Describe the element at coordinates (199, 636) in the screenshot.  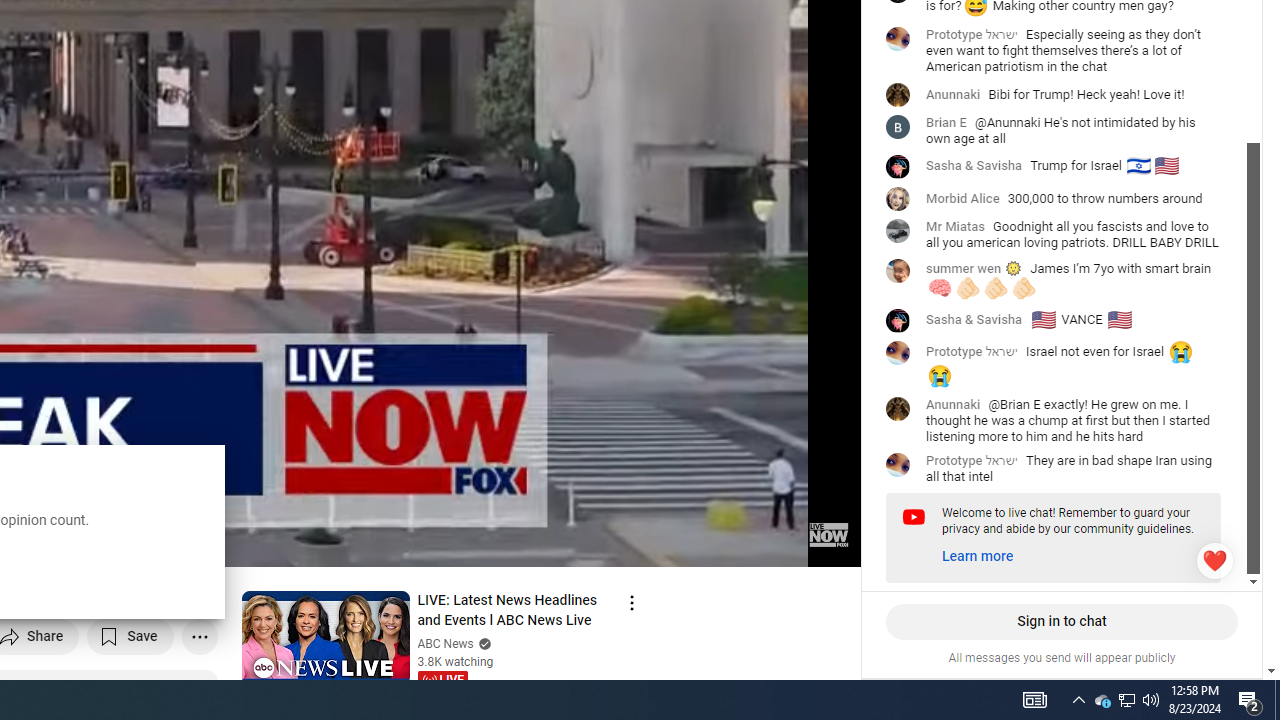
I see `'More actions'` at that location.